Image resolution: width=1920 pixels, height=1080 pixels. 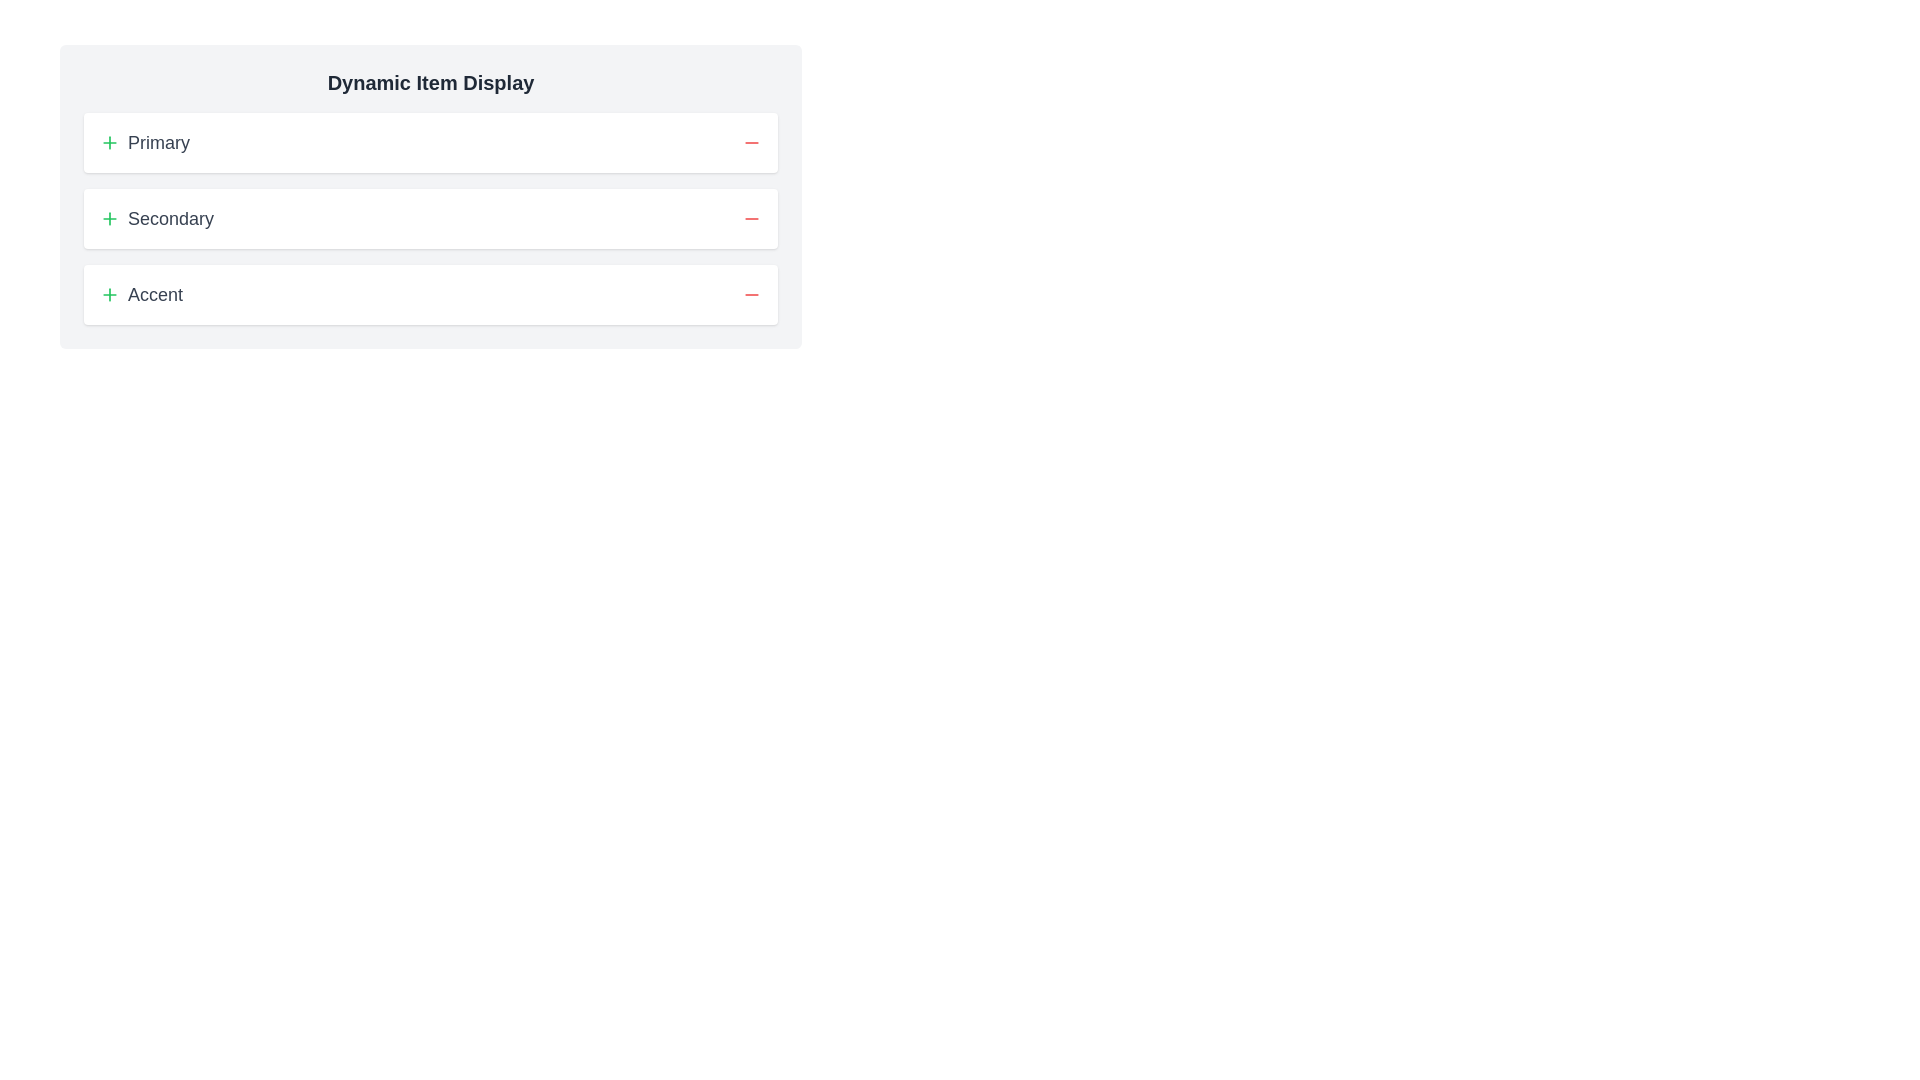 I want to click on the text label displaying 'Secondary', which is positioned below 'Primary' and above 'Accent', and is aligned with the '+' icon to its left, so click(x=171, y=219).